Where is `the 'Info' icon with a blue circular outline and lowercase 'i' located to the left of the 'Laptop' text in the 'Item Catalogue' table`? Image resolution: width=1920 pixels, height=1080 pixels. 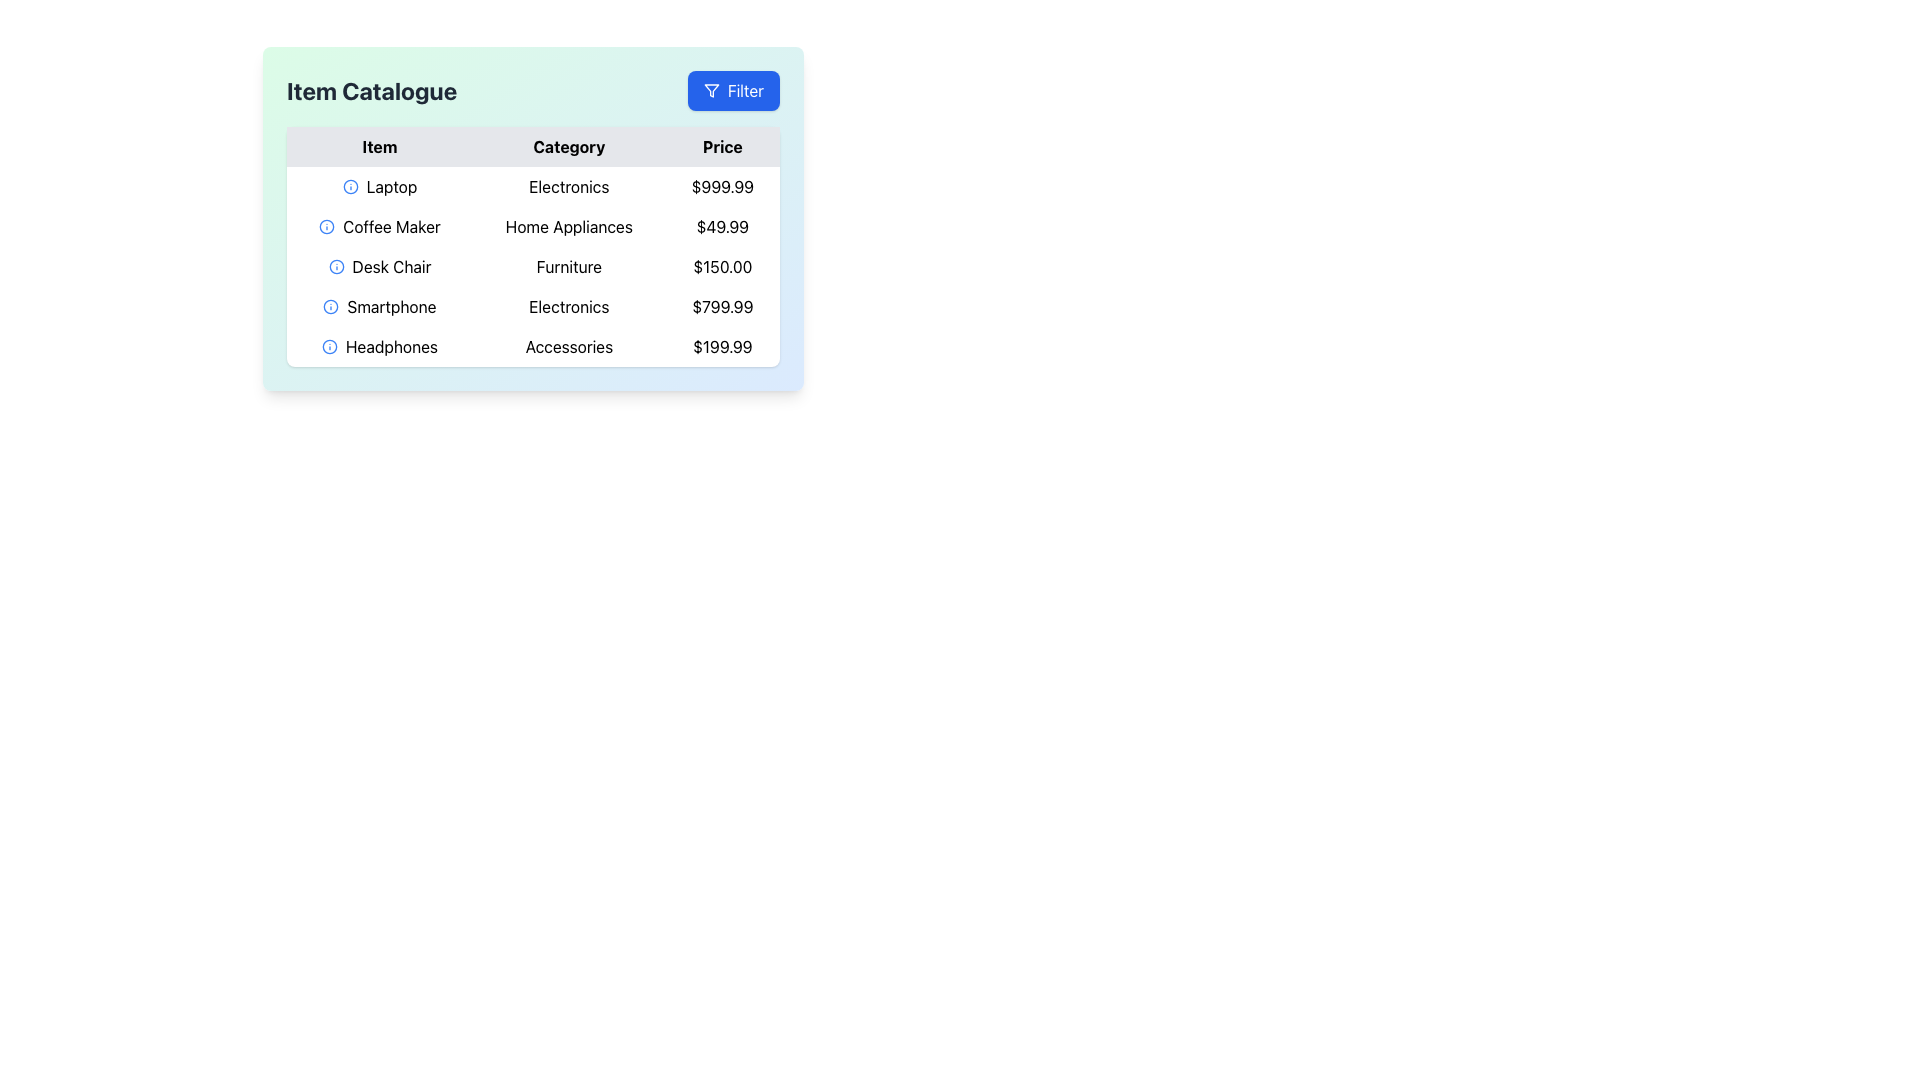 the 'Info' icon with a blue circular outline and lowercase 'i' located to the left of the 'Laptop' text in the 'Item Catalogue' table is located at coordinates (350, 186).